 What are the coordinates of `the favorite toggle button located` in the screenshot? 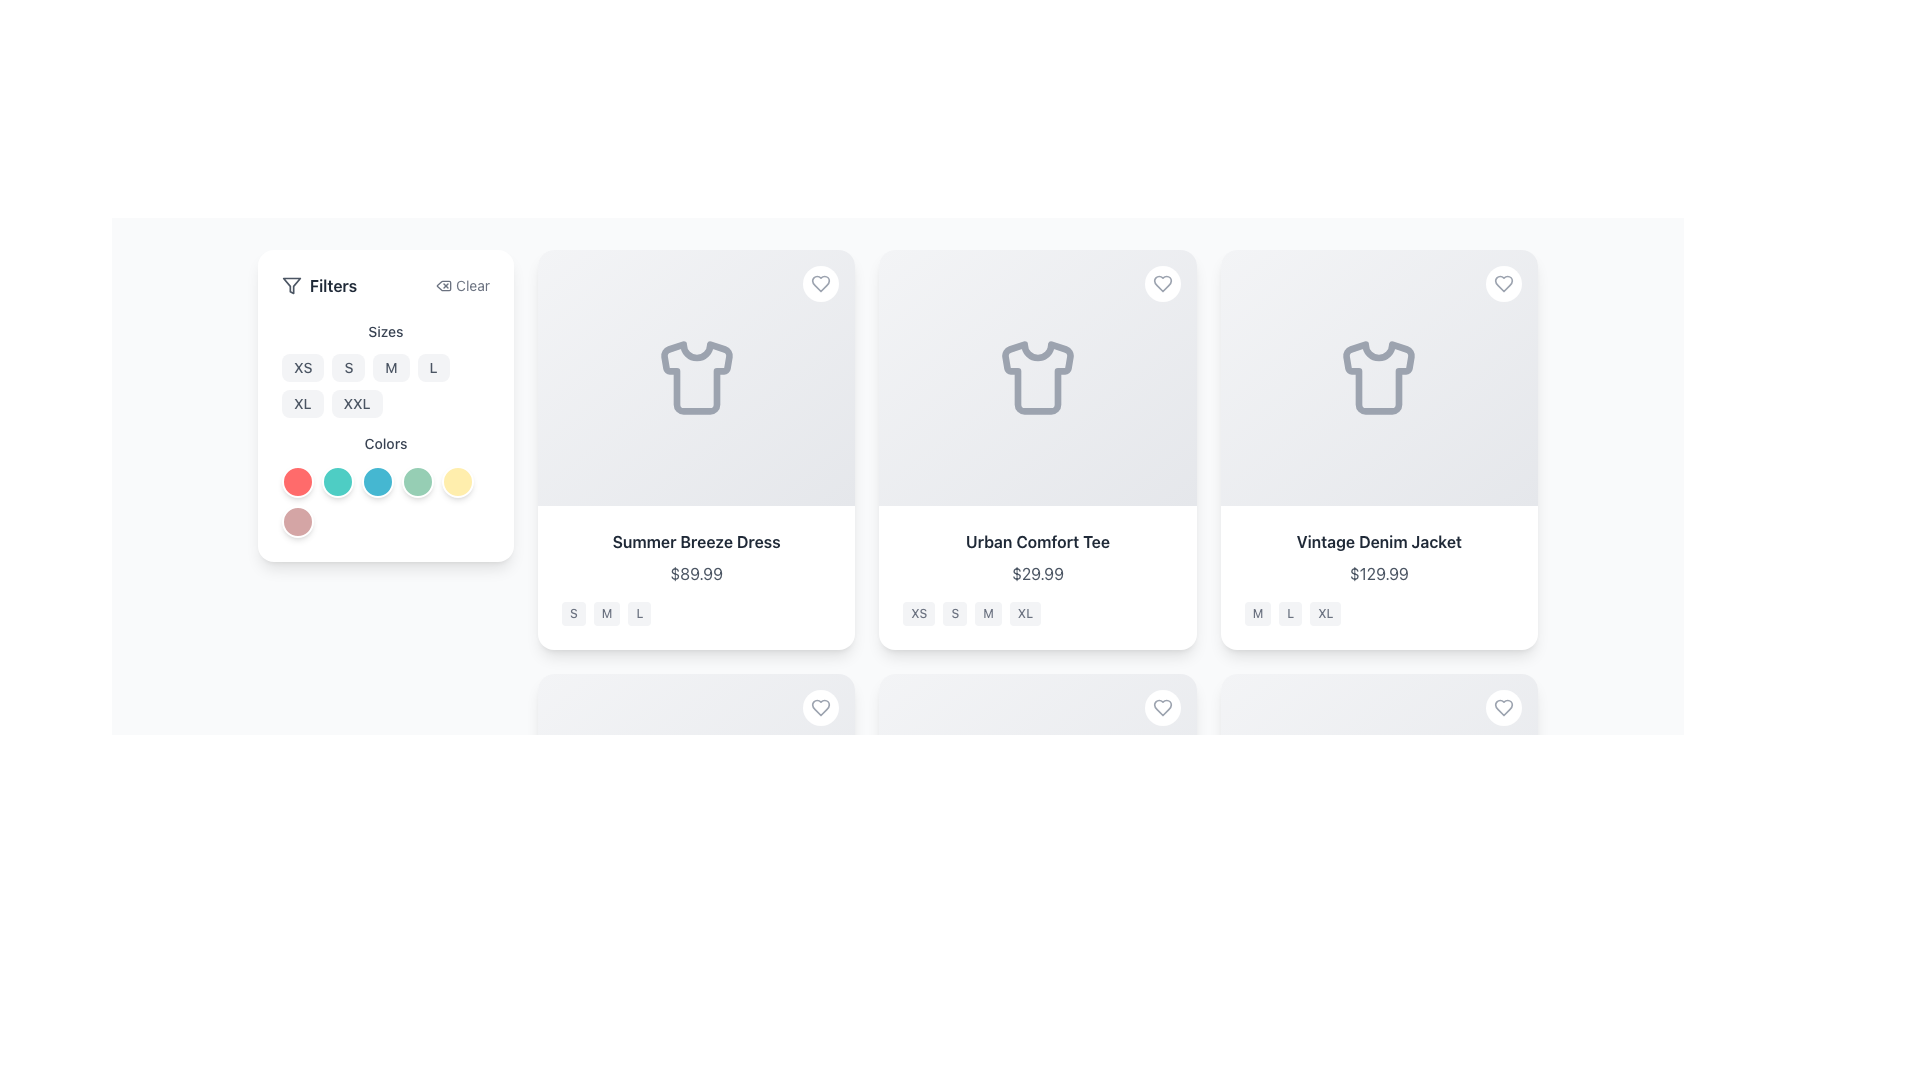 It's located at (1503, 284).